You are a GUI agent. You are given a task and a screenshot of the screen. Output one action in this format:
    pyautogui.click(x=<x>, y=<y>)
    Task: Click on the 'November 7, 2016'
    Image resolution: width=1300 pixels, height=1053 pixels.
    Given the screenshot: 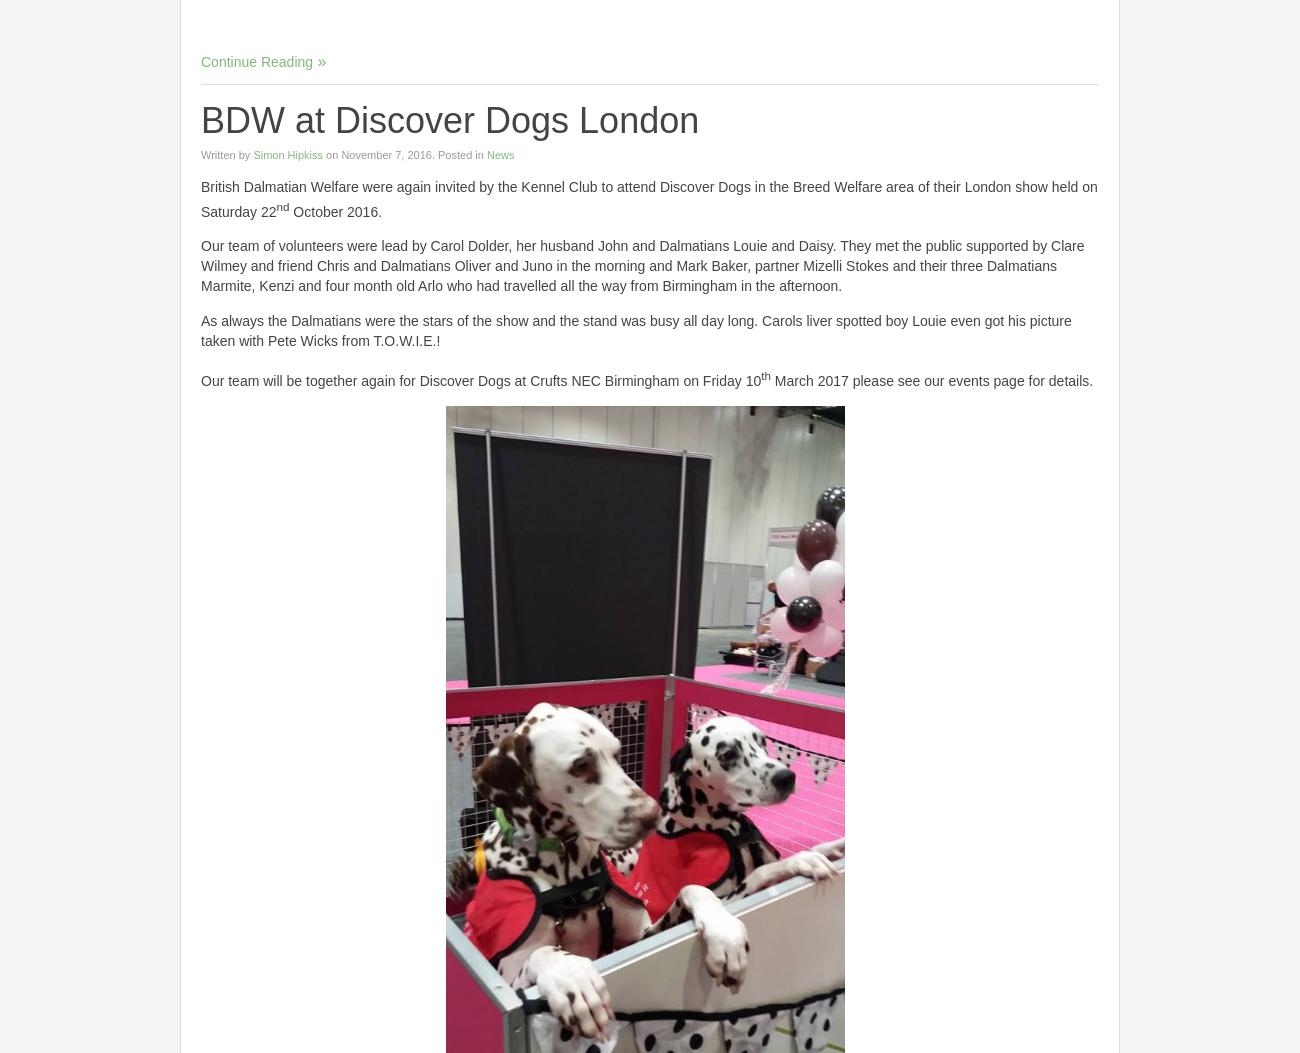 What is the action you would take?
    pyautogui.click(x=385, y=152)
    